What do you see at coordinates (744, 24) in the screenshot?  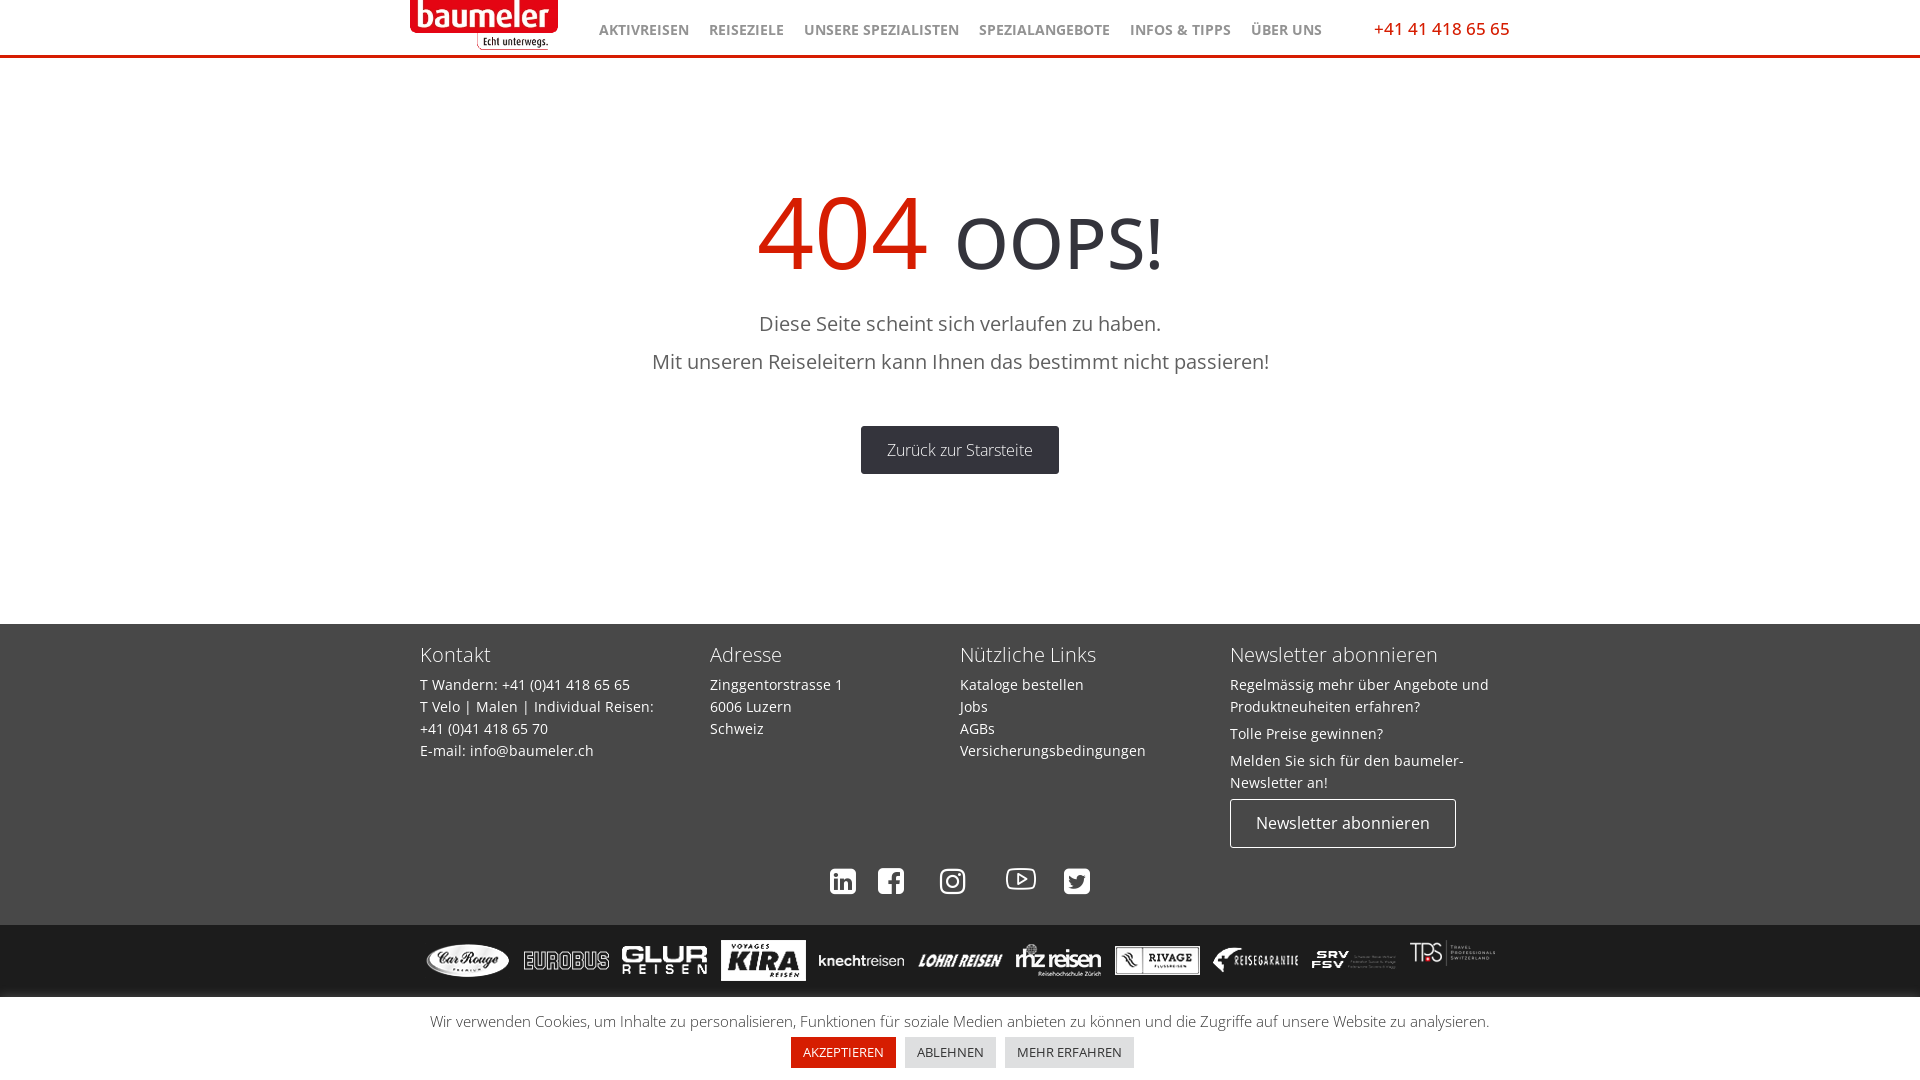 I see `'REISEZIELE'` at bounding box center [744, 24].